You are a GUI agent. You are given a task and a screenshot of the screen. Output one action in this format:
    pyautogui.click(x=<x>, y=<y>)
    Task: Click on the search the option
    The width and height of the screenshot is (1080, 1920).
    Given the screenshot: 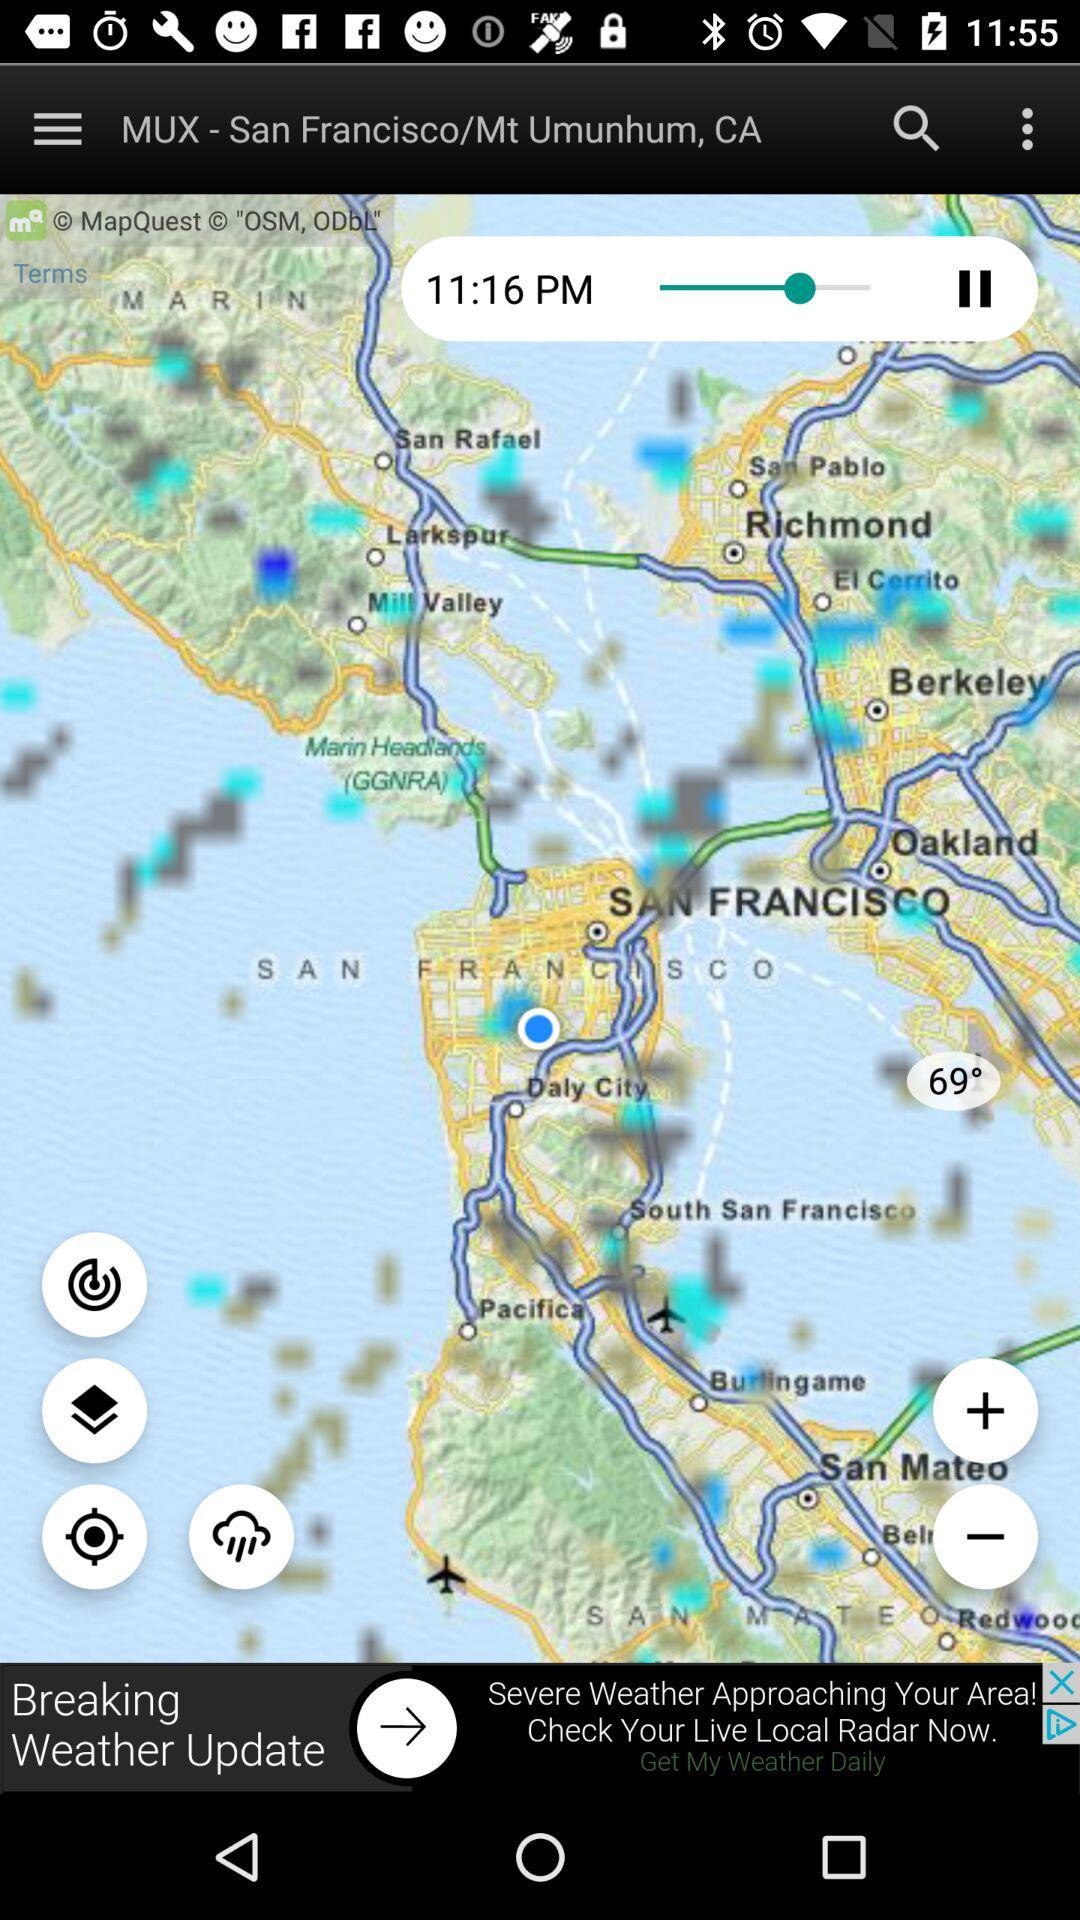 What is the action you would take?
    pyautogui.click(x=917, y=127)
    